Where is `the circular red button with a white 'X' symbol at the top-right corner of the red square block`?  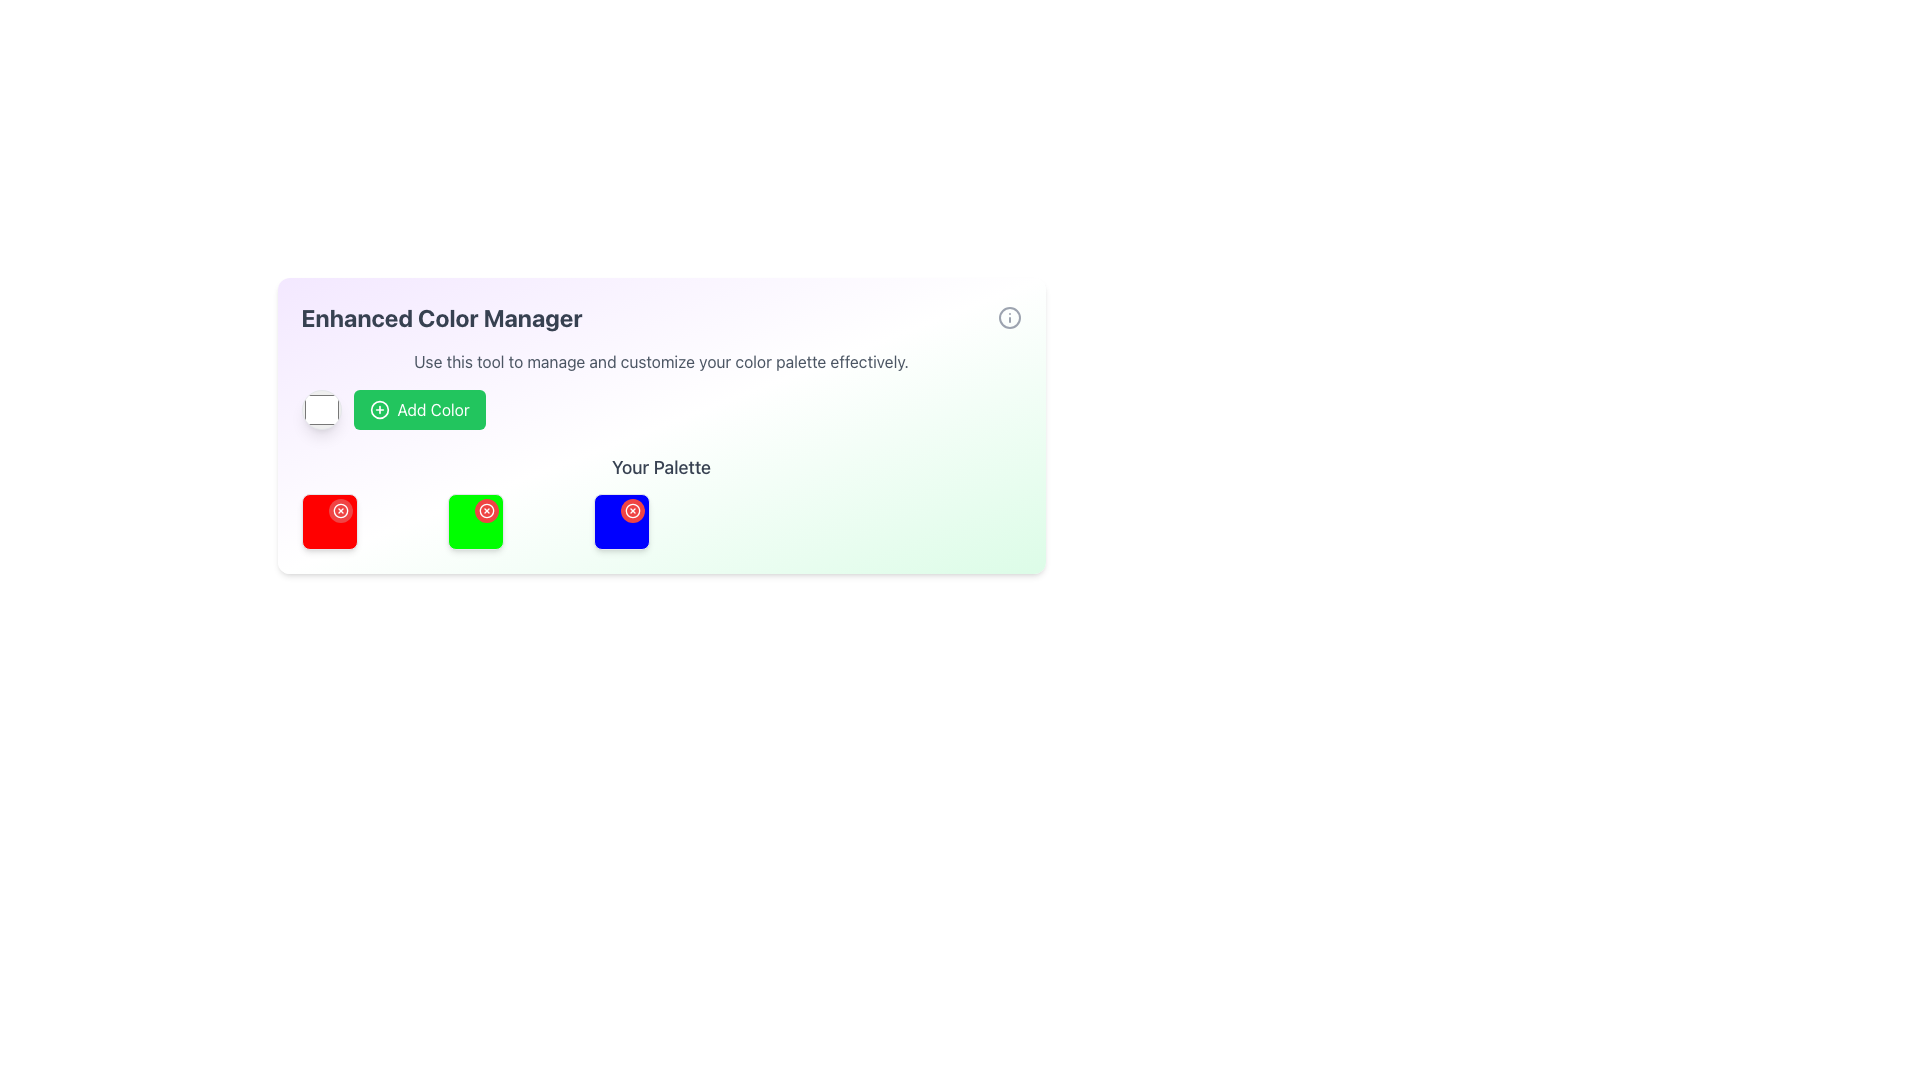 the circular red button with a white 'X' symbol at the top-right corner of the red square block is located at coordinates (340, 509).